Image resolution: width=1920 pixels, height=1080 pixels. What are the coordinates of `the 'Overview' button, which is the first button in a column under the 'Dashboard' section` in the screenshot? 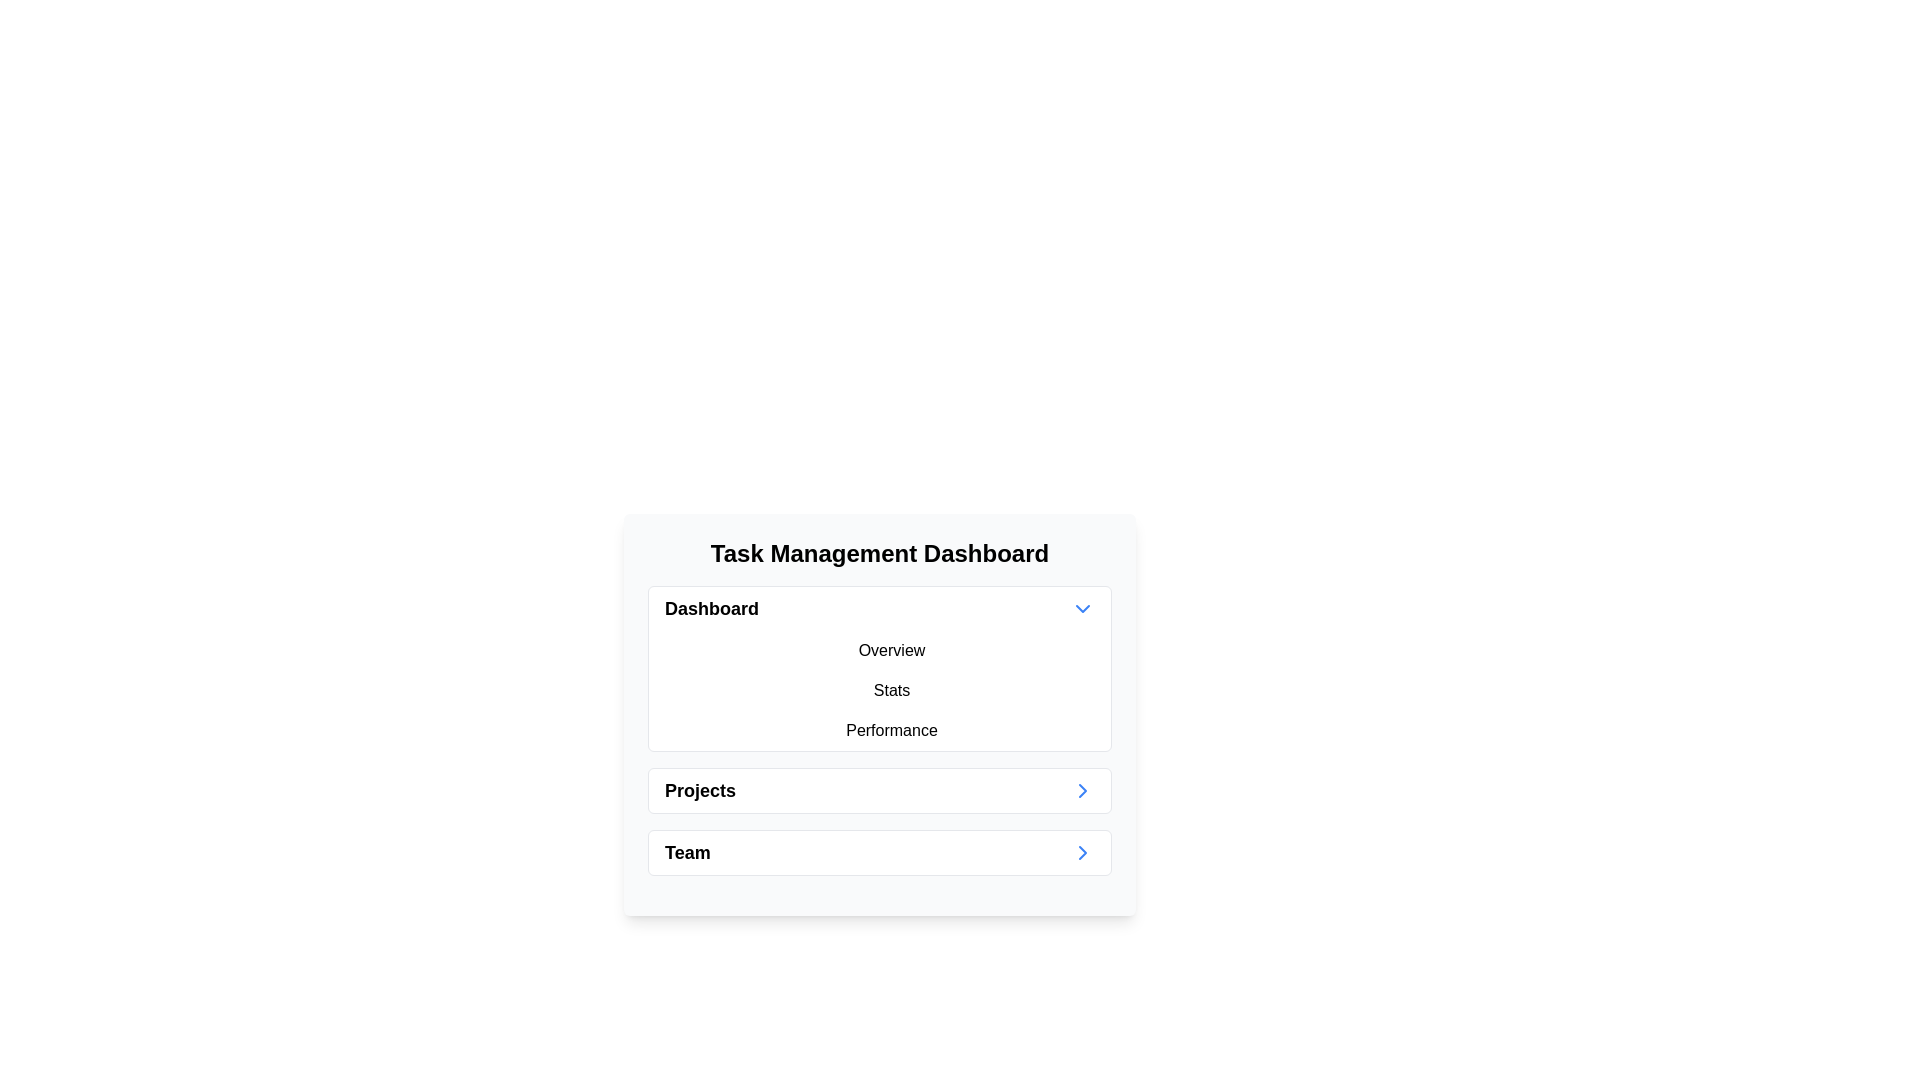 It's located at (891, 651).